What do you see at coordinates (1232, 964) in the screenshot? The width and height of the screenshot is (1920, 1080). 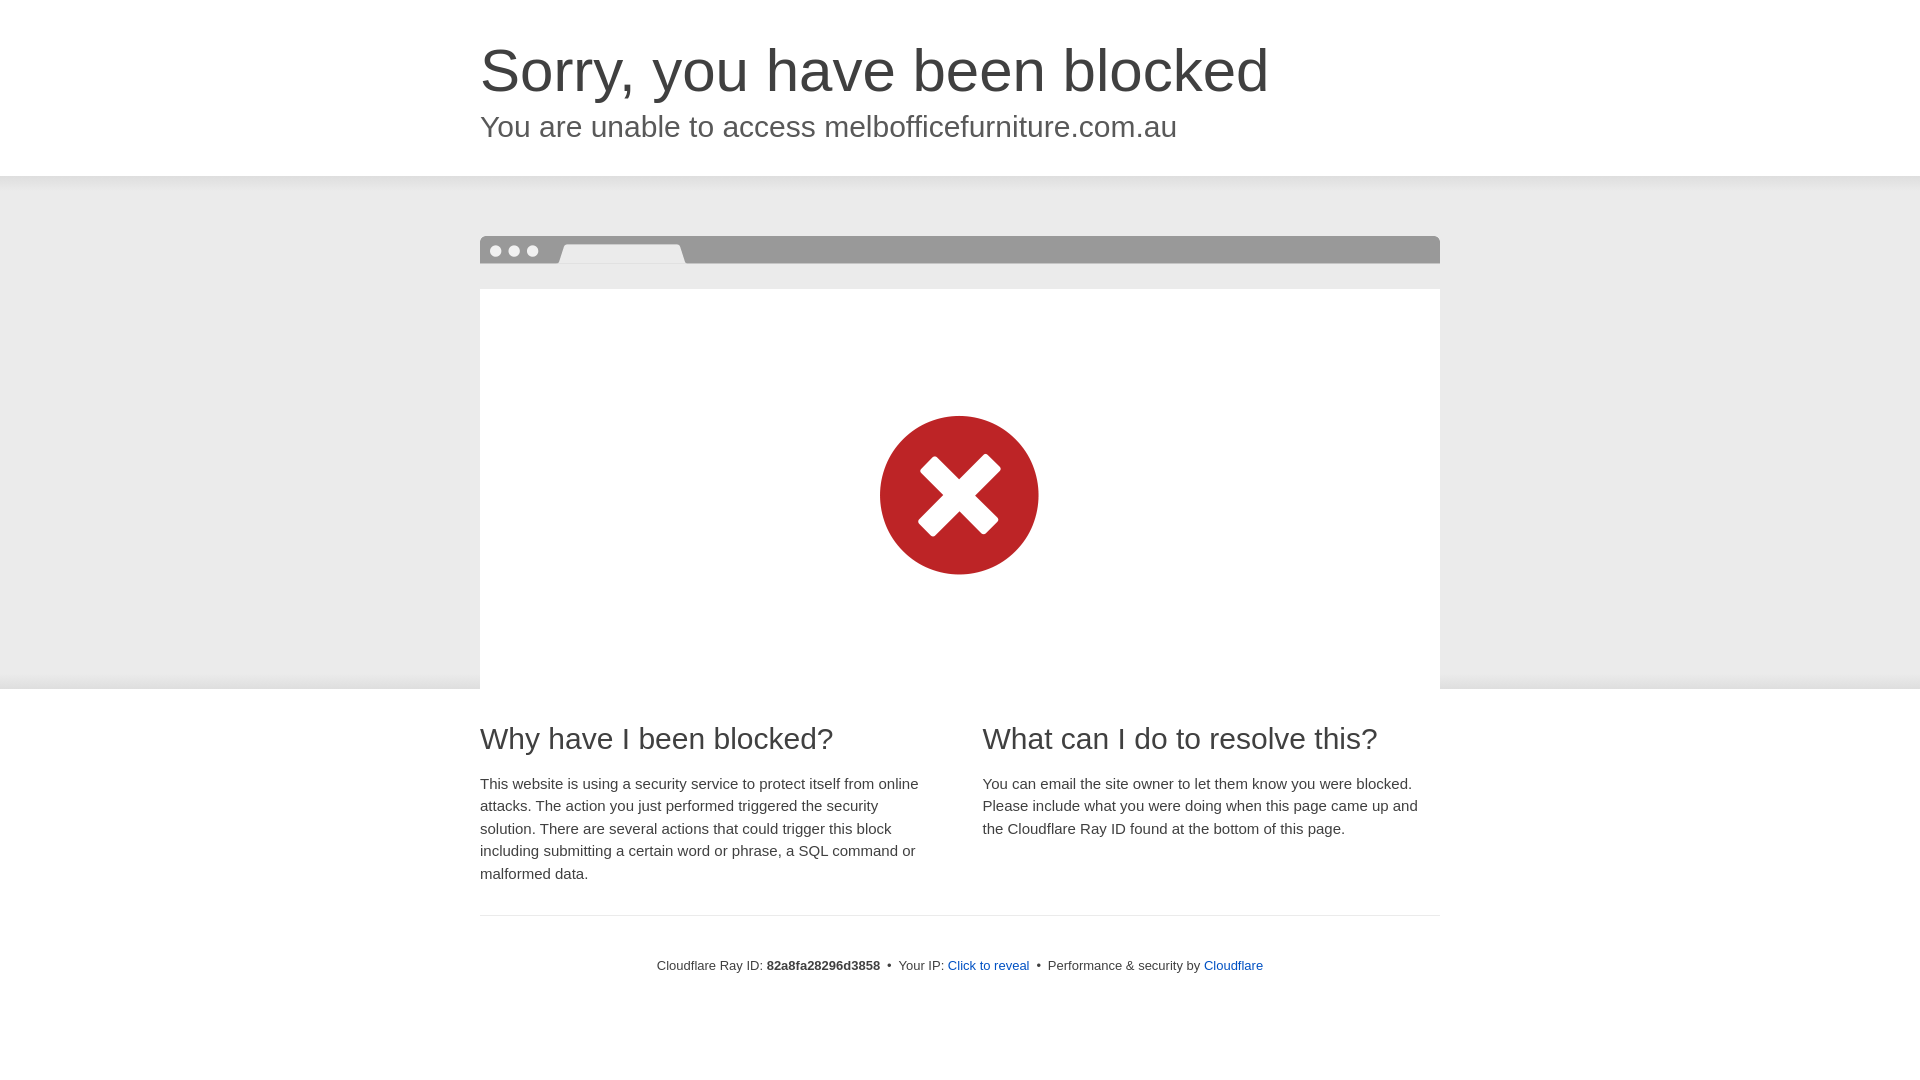 I see `'Cloudflare'` at bounding box center [1232, 964].